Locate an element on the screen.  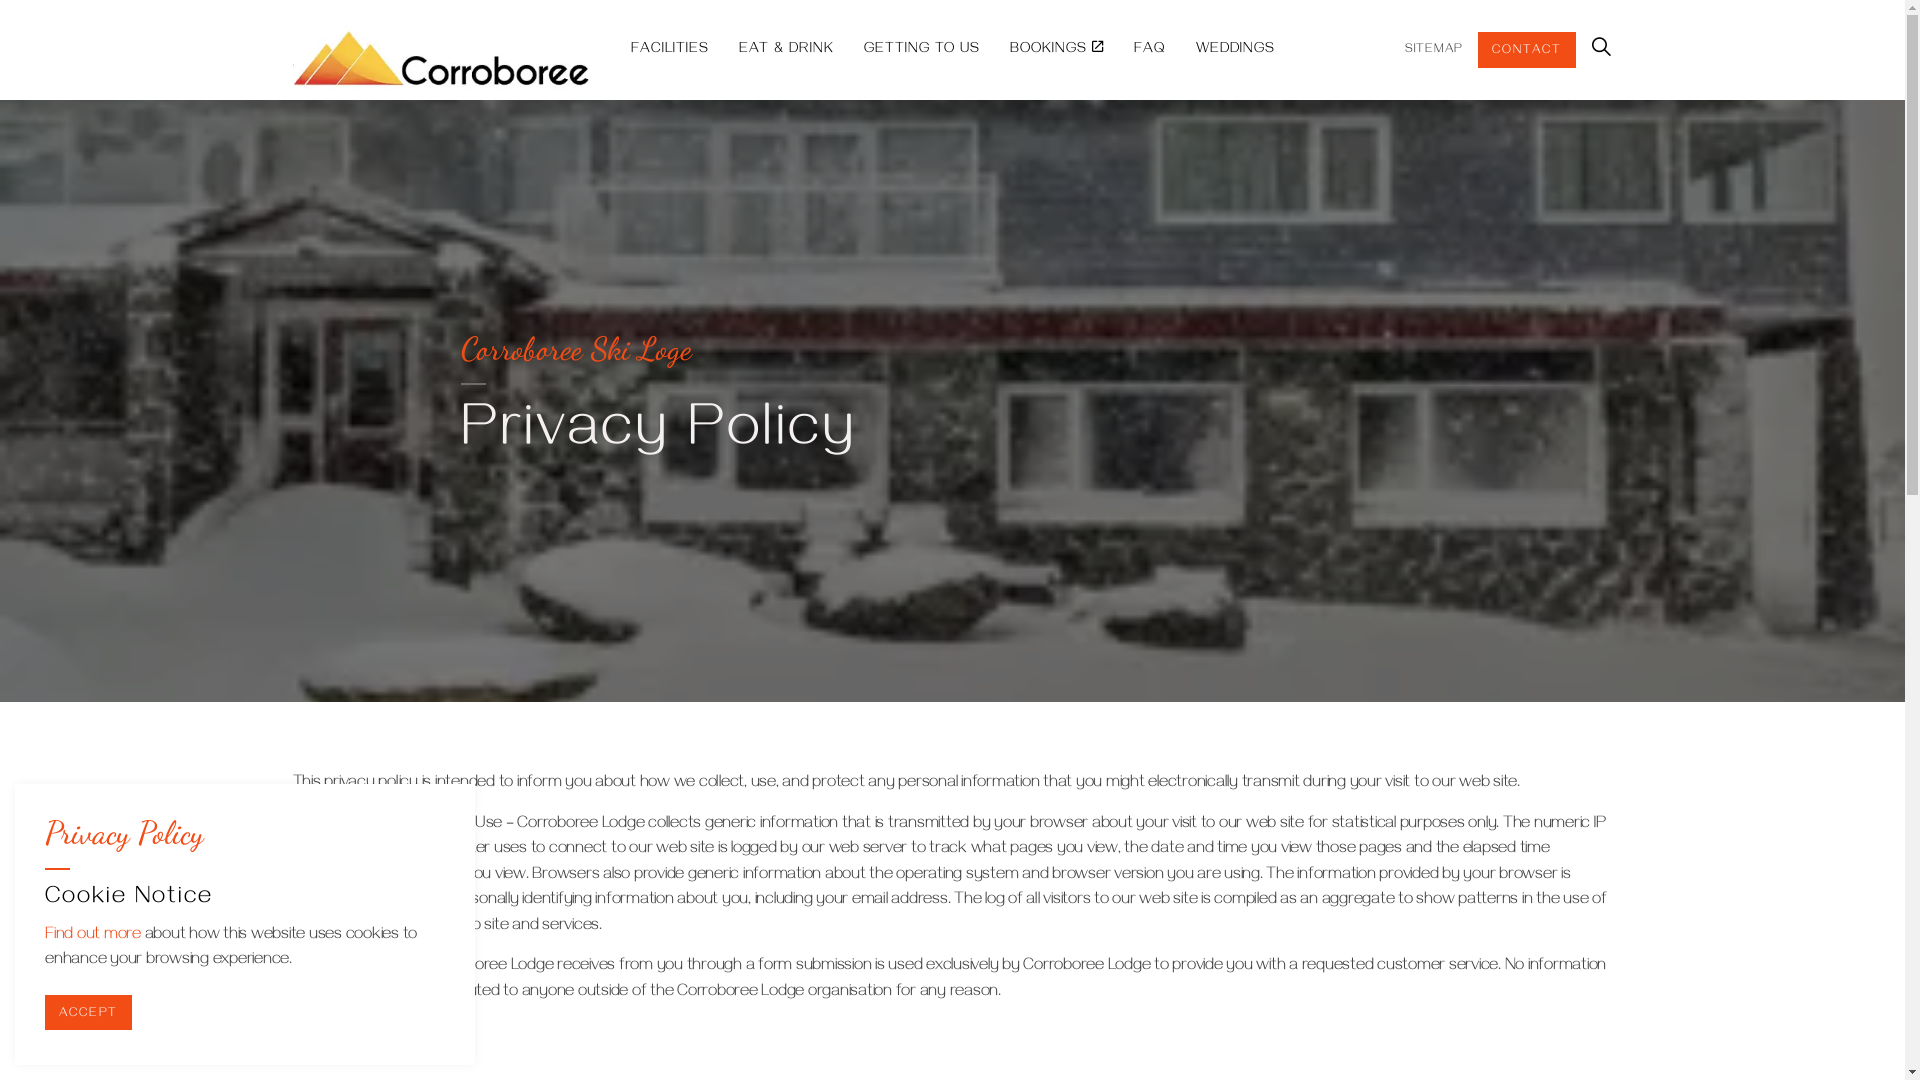
'GETTING TO US' is located at coordinates (848, 49).